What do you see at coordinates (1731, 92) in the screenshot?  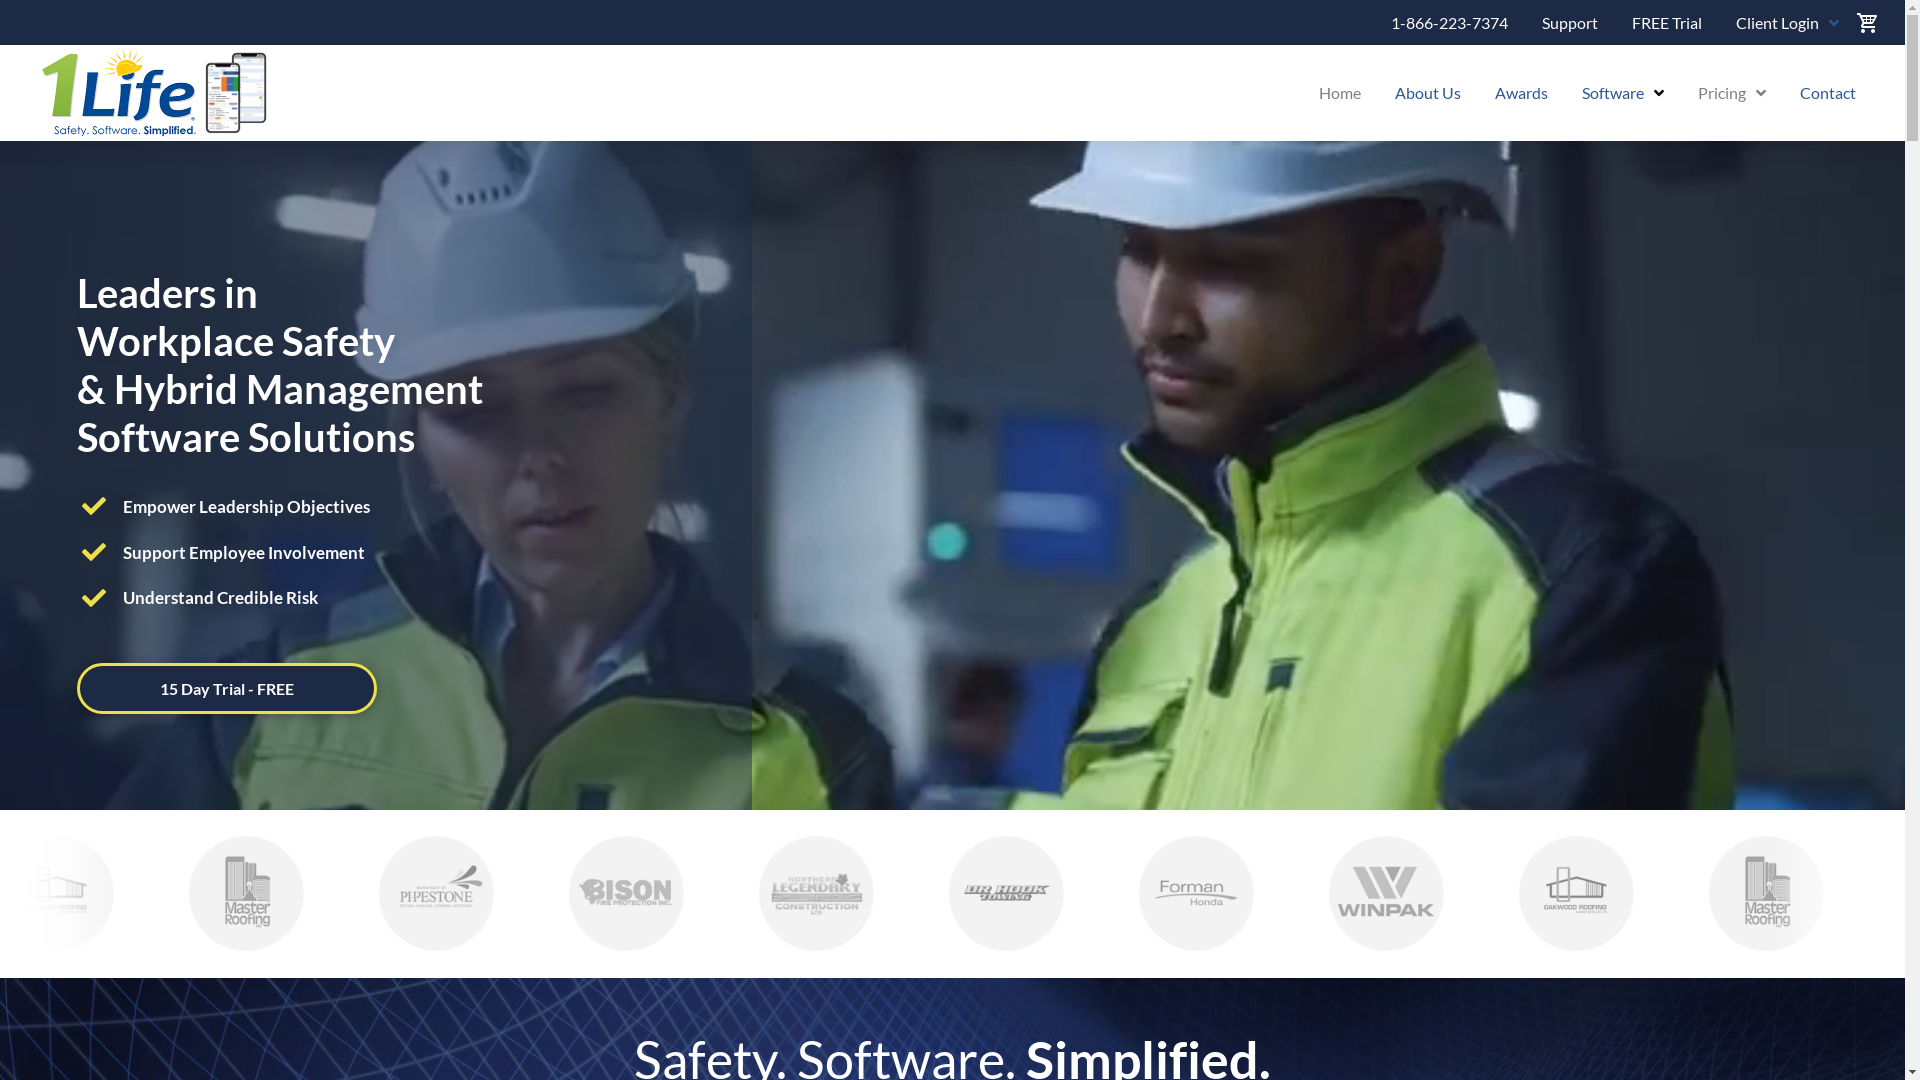 I see `'Pricing'` at bounding box center [1731, 92].